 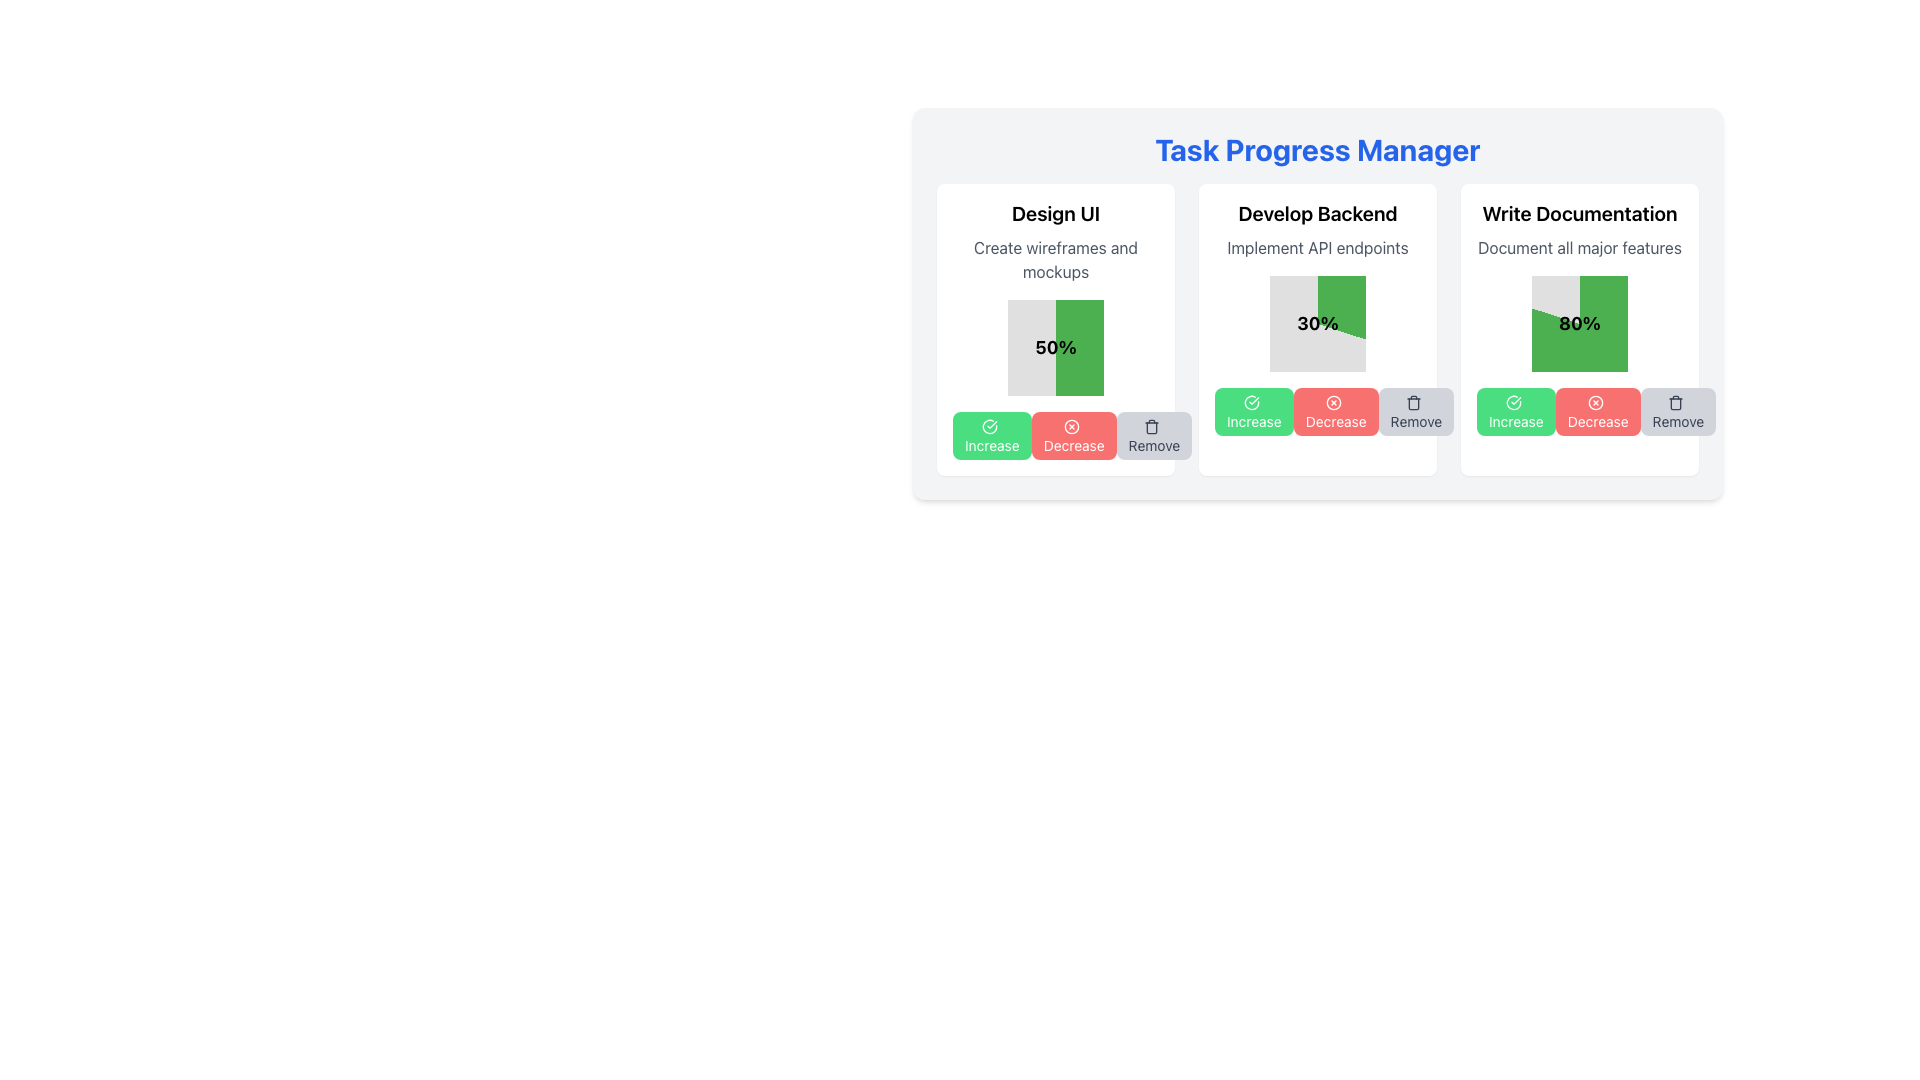 I want to click on the decorative SVG icon inside the green 'Increase' button located in the bottom-left section of the 'Develop Backend' panel in the 'Task Progress Manager' interface, so click(x=1251, y=403).